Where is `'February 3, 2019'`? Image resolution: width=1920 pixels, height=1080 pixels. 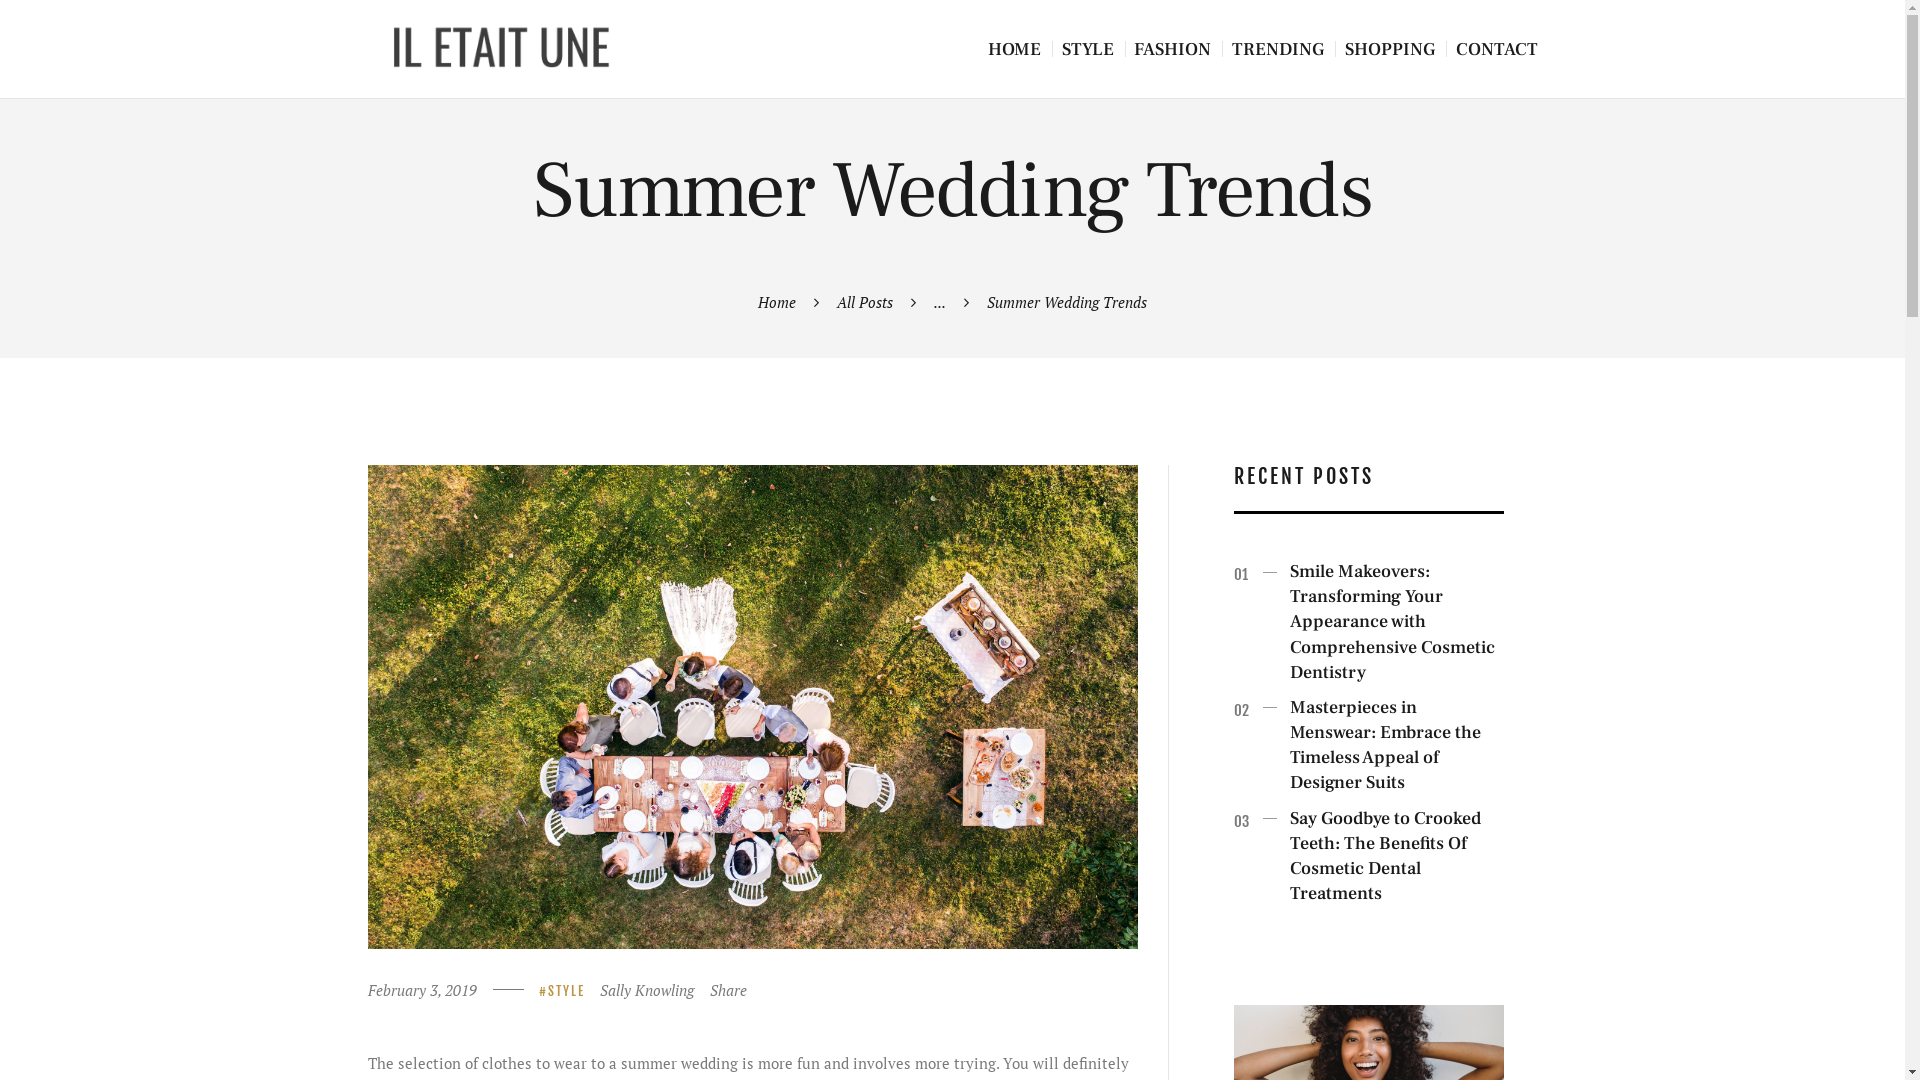 'February 3, 2019' is located at coordinates (421, 990).